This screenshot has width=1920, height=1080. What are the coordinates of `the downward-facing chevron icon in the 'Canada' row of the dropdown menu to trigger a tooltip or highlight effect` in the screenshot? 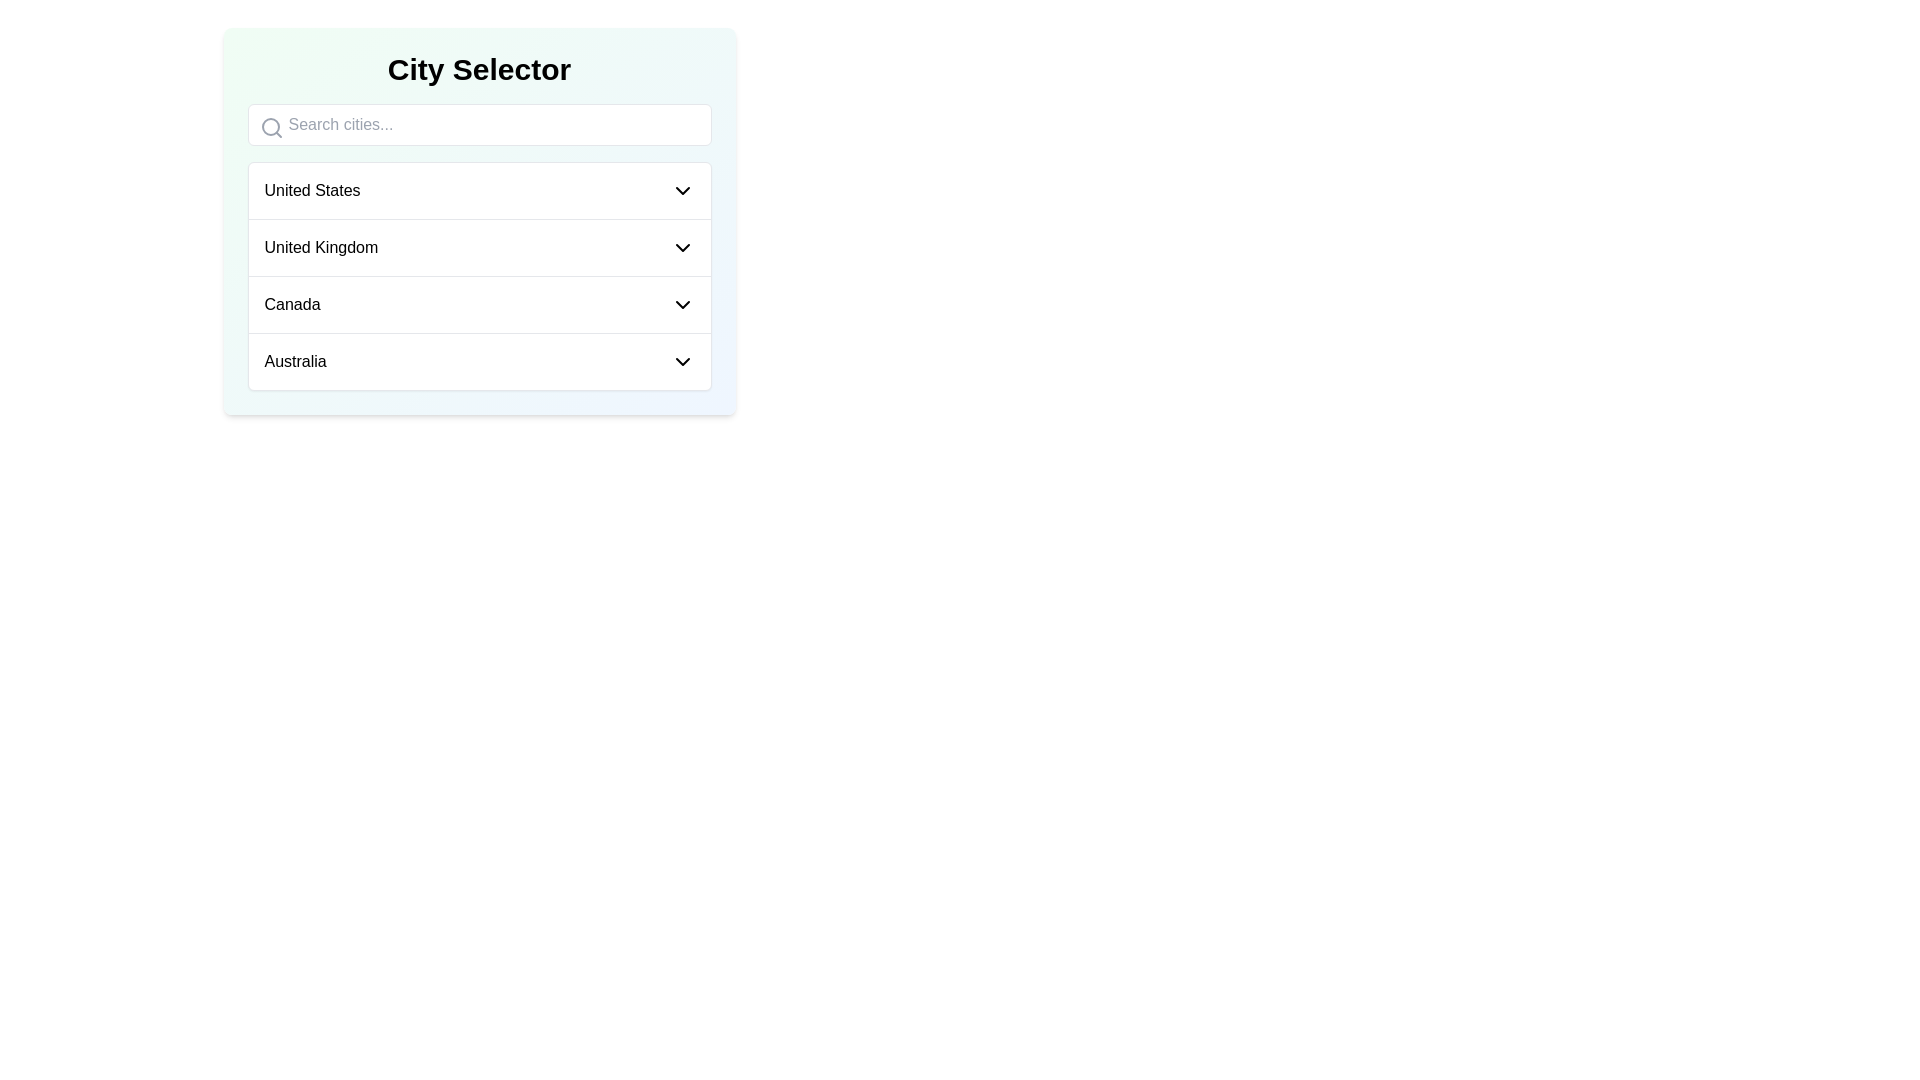 It's located at (682, 304).